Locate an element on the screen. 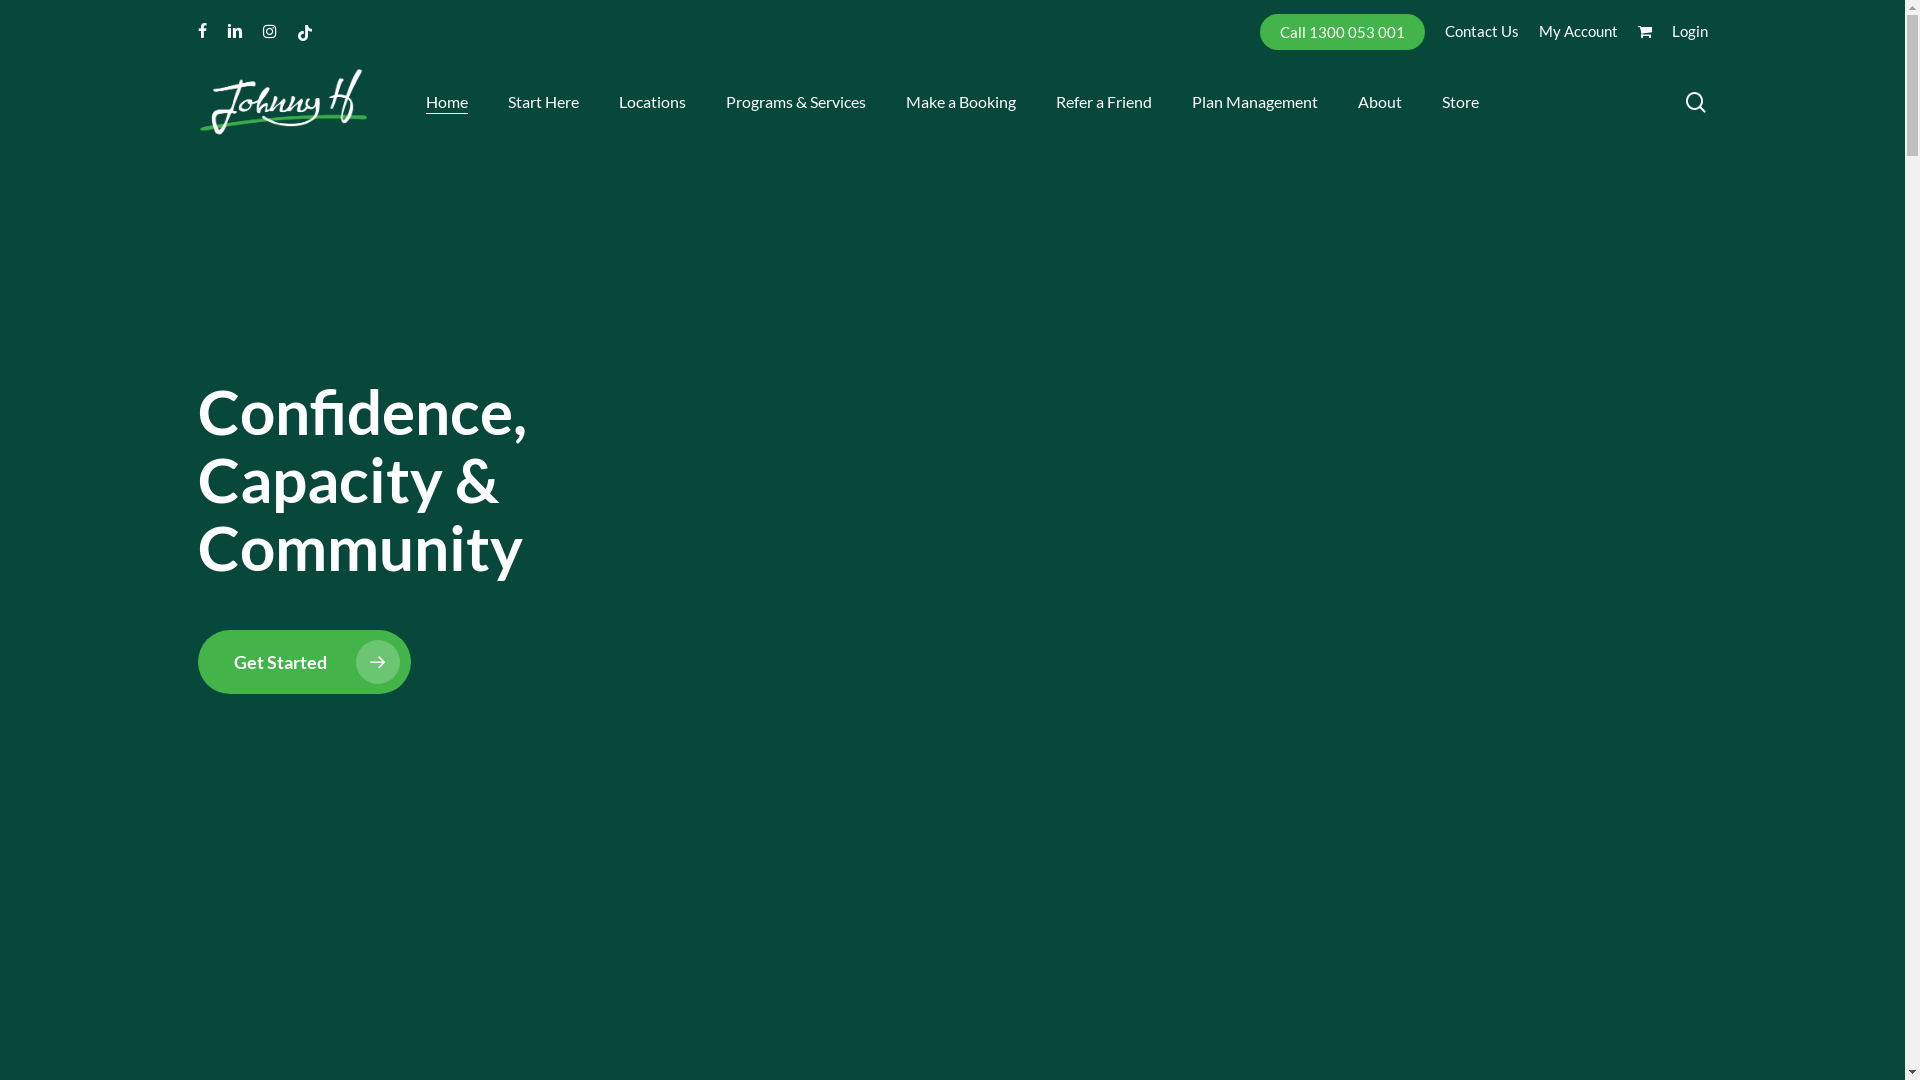  'Home' is located at coordinates (445, 101).